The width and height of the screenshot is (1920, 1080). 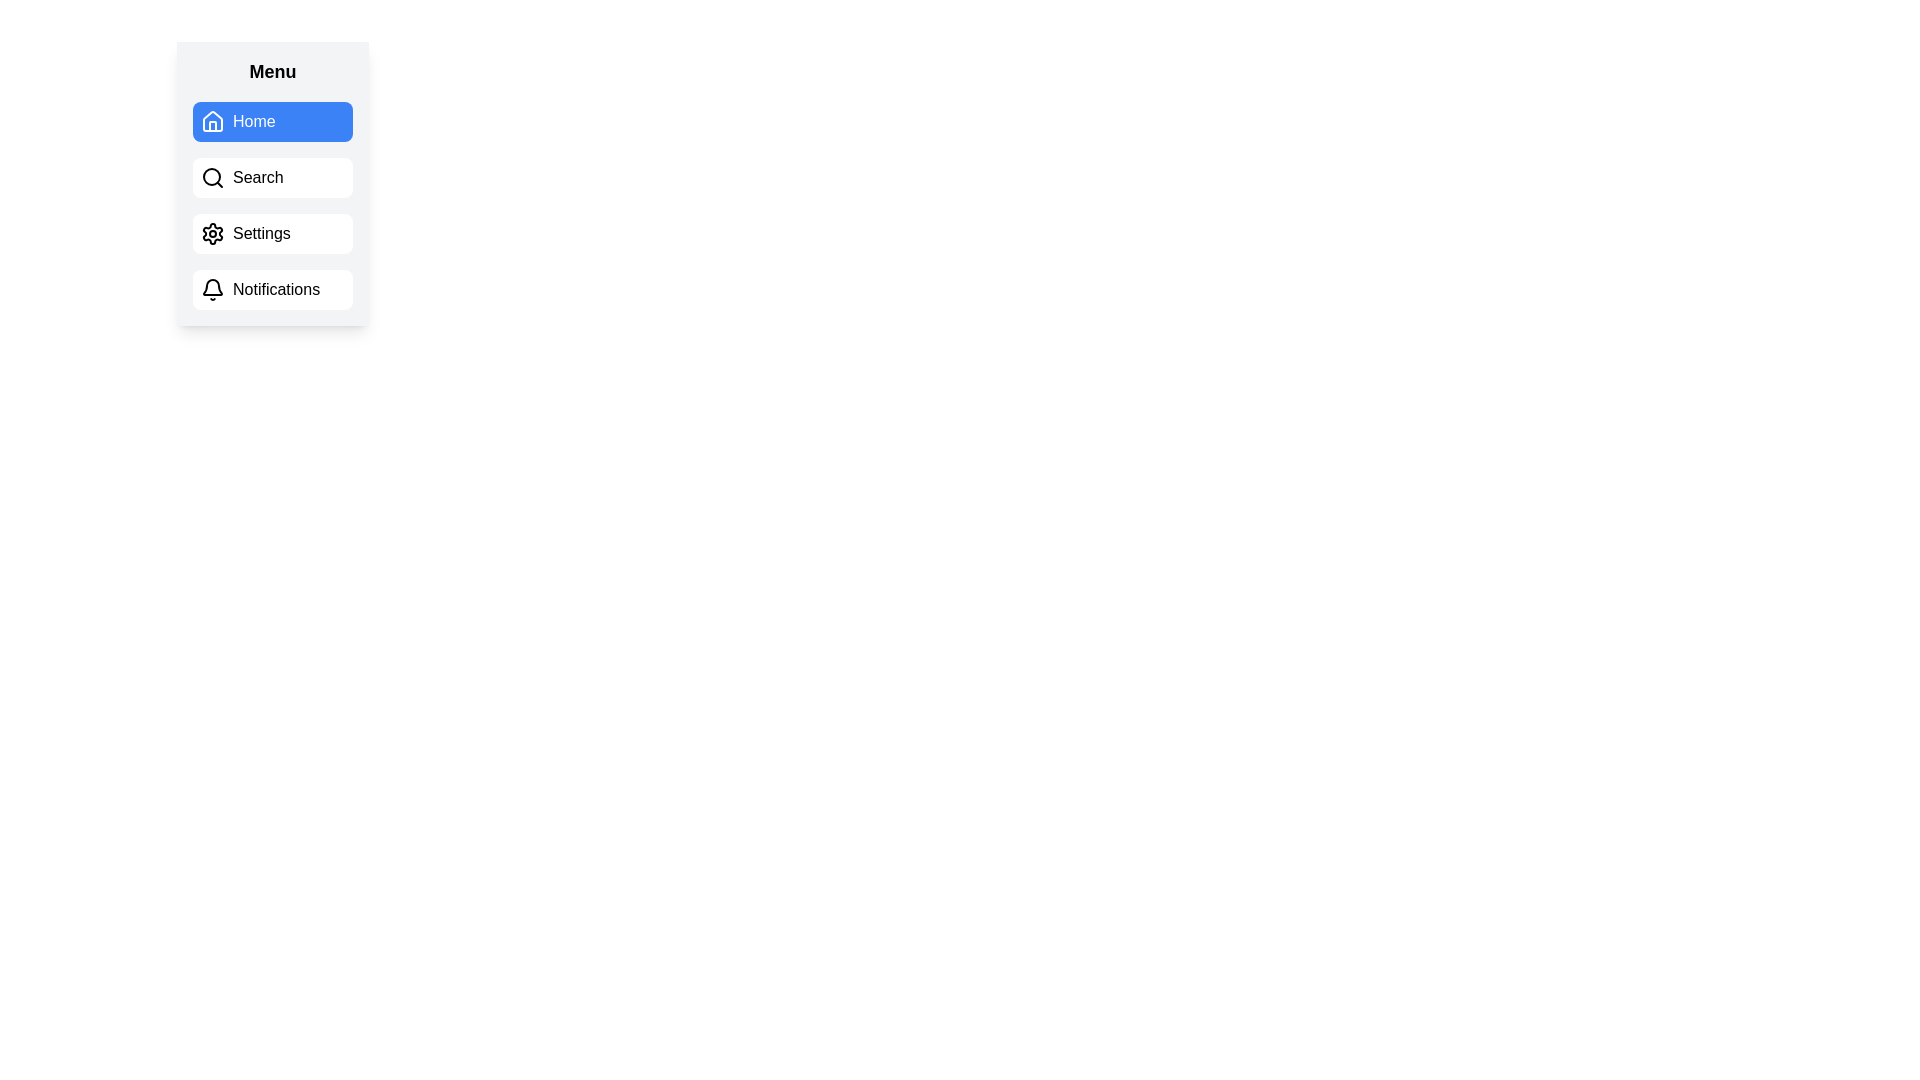 What do you see at coordinates (212, 120) in the screenshot?
I see `the house icon in the menu entry labeled 'Home'` at bounding box center [212, 120].